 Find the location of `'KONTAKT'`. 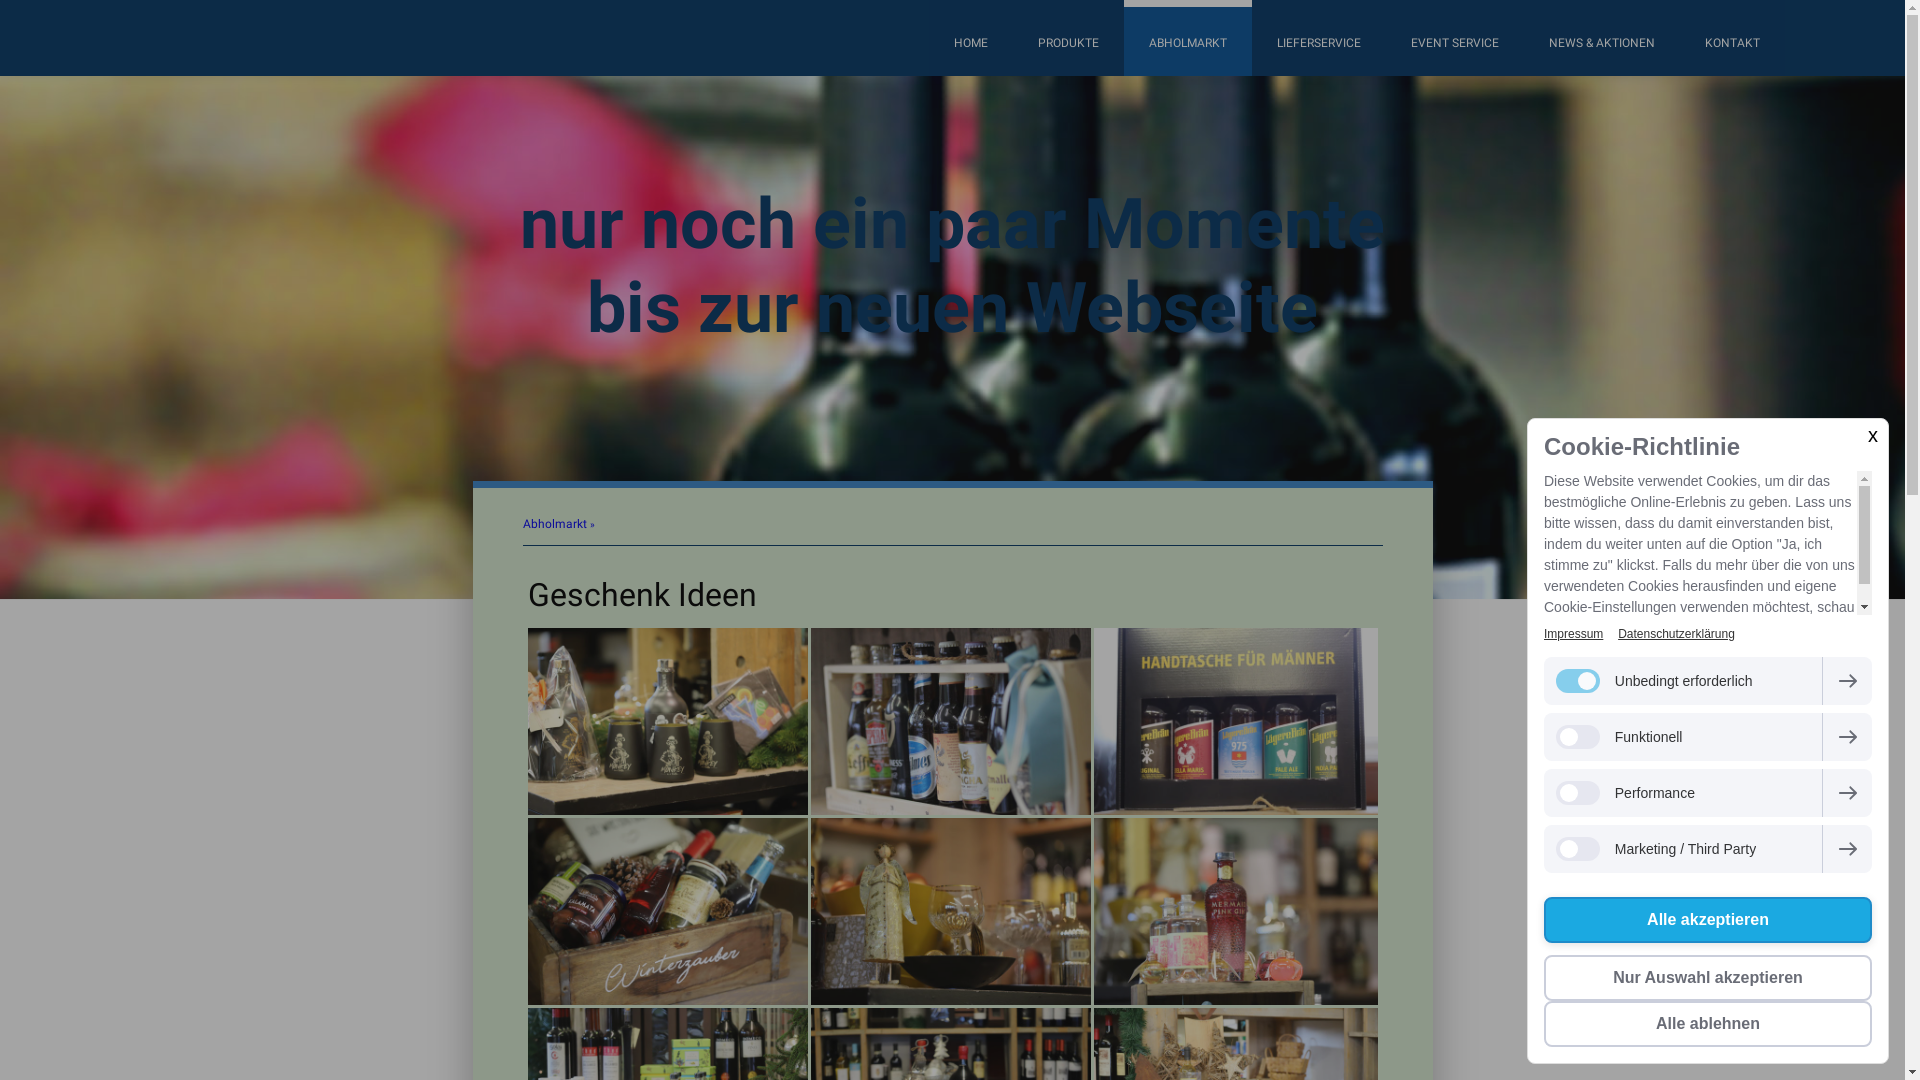

'KONTAKT' is located at coordinates (1731, 38).